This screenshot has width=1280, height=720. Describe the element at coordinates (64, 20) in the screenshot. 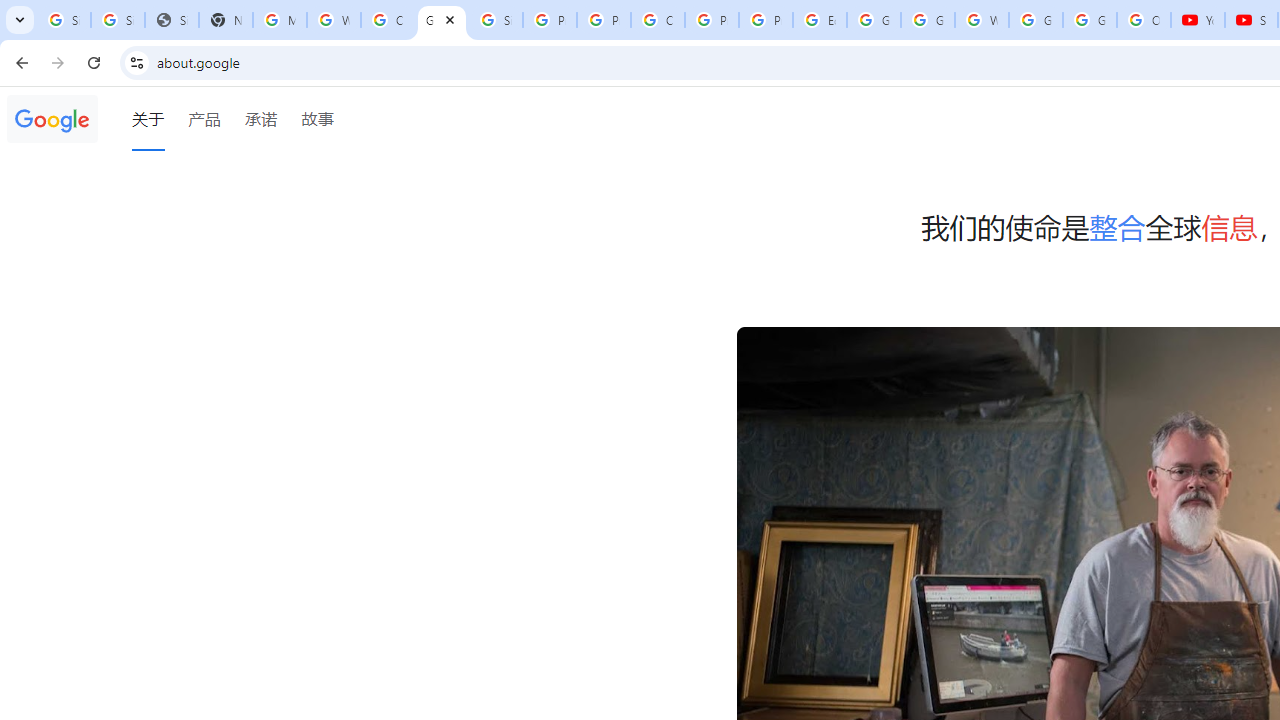

I see `'Sign in - Google Accounts'` at that location.